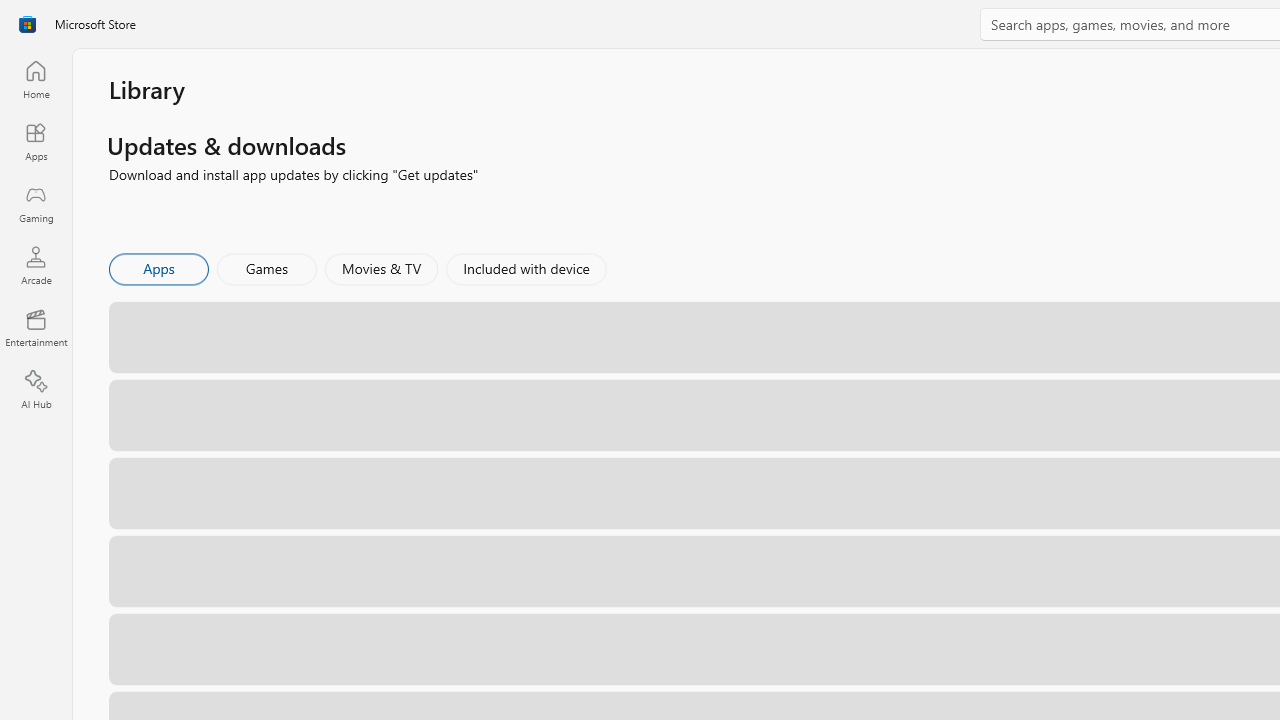  What do you see at coordinates (35, 390) in the screenshot?
I see `'AI Hub'` at bounding box center [35, 390].